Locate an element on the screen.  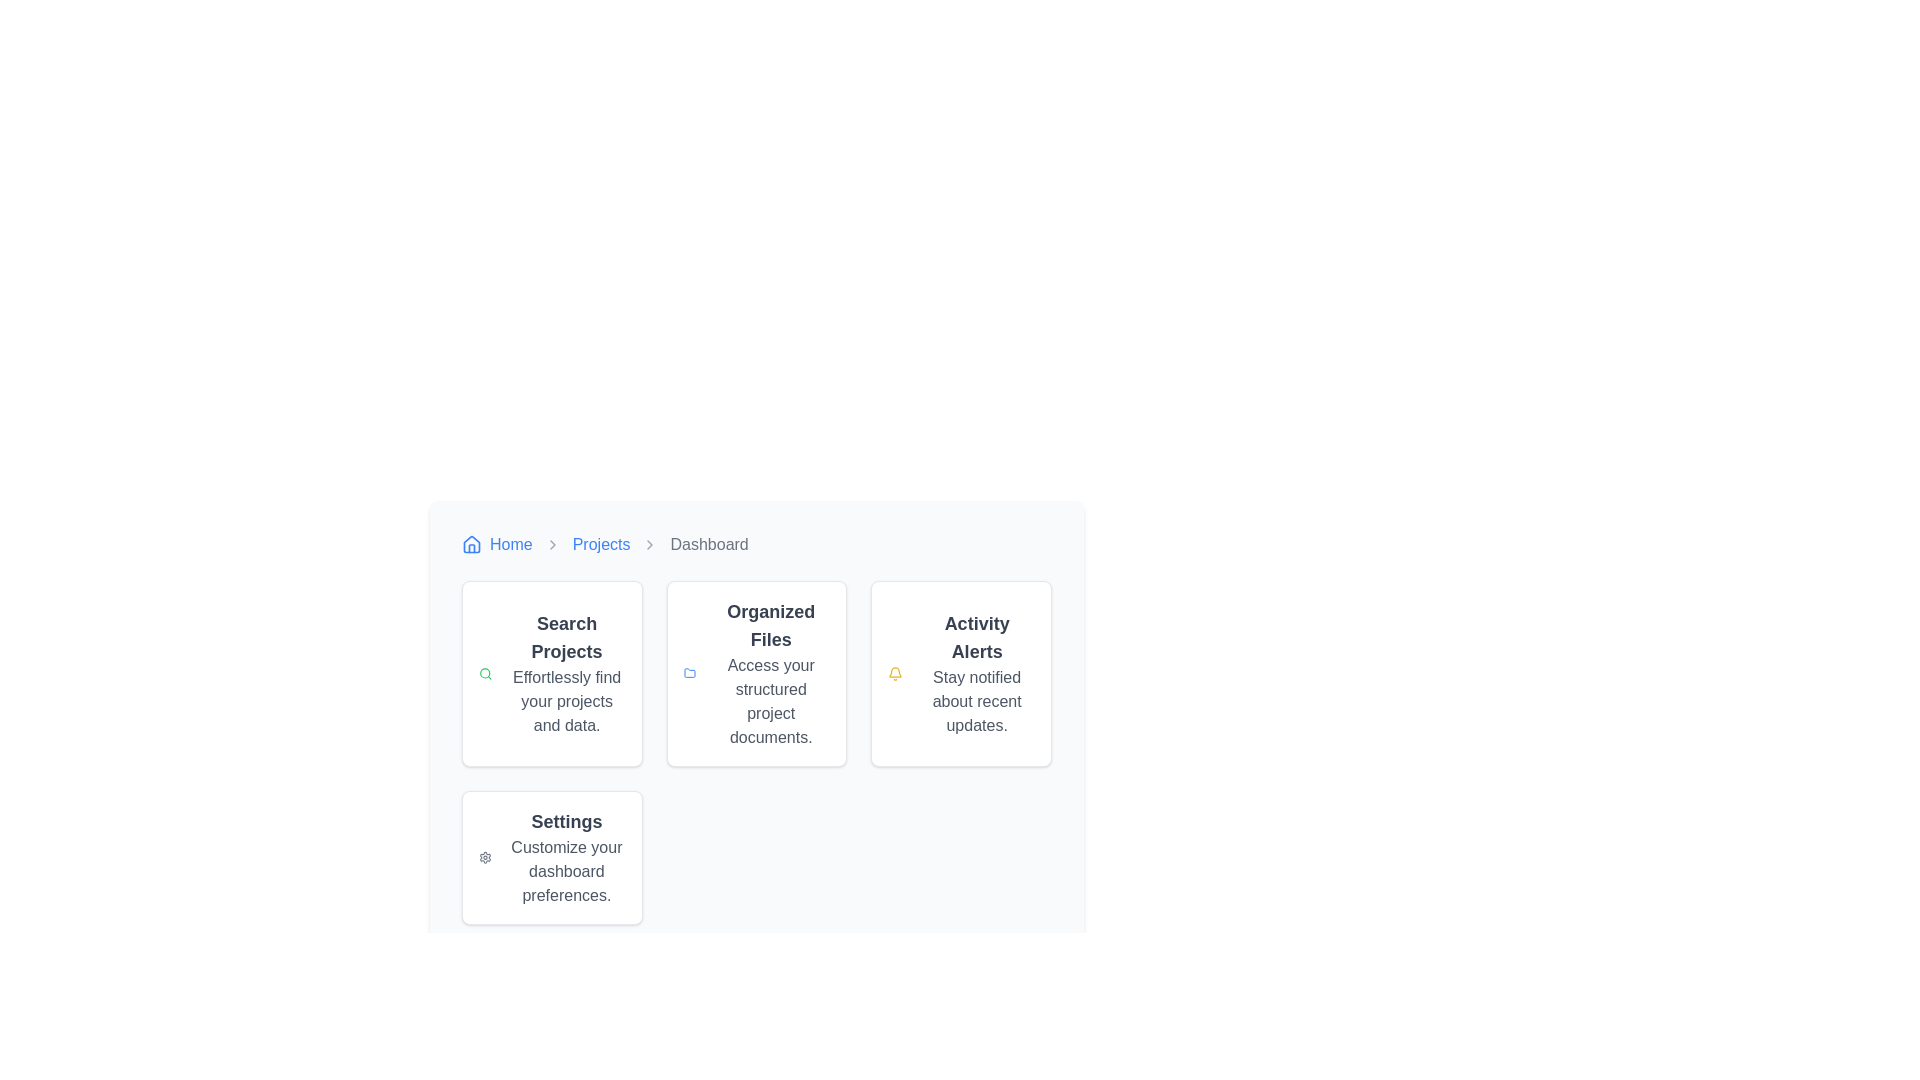
the blue text link labeled 'Projects' in the navigation breadcrumb is located at coordinates (600, 544).